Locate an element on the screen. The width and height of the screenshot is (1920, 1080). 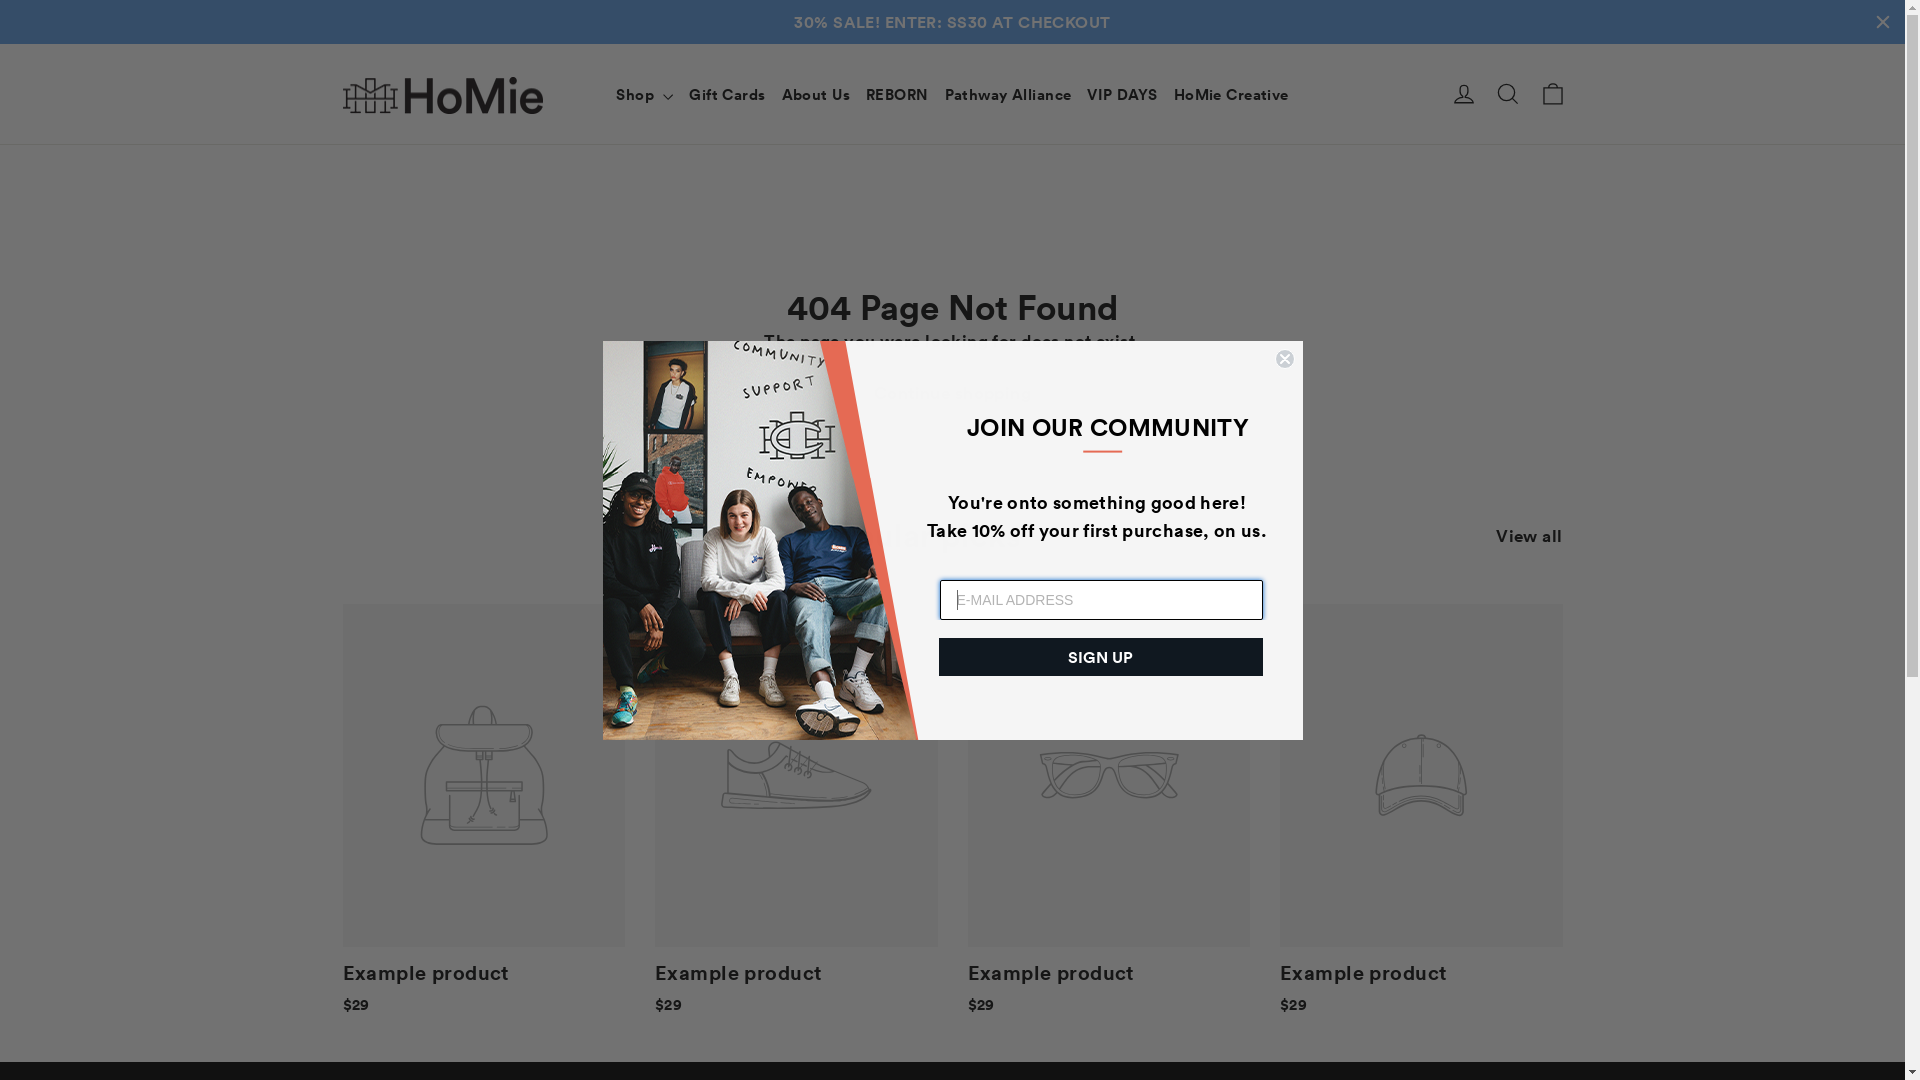
'Shop' is located at coordinates (644, 49).